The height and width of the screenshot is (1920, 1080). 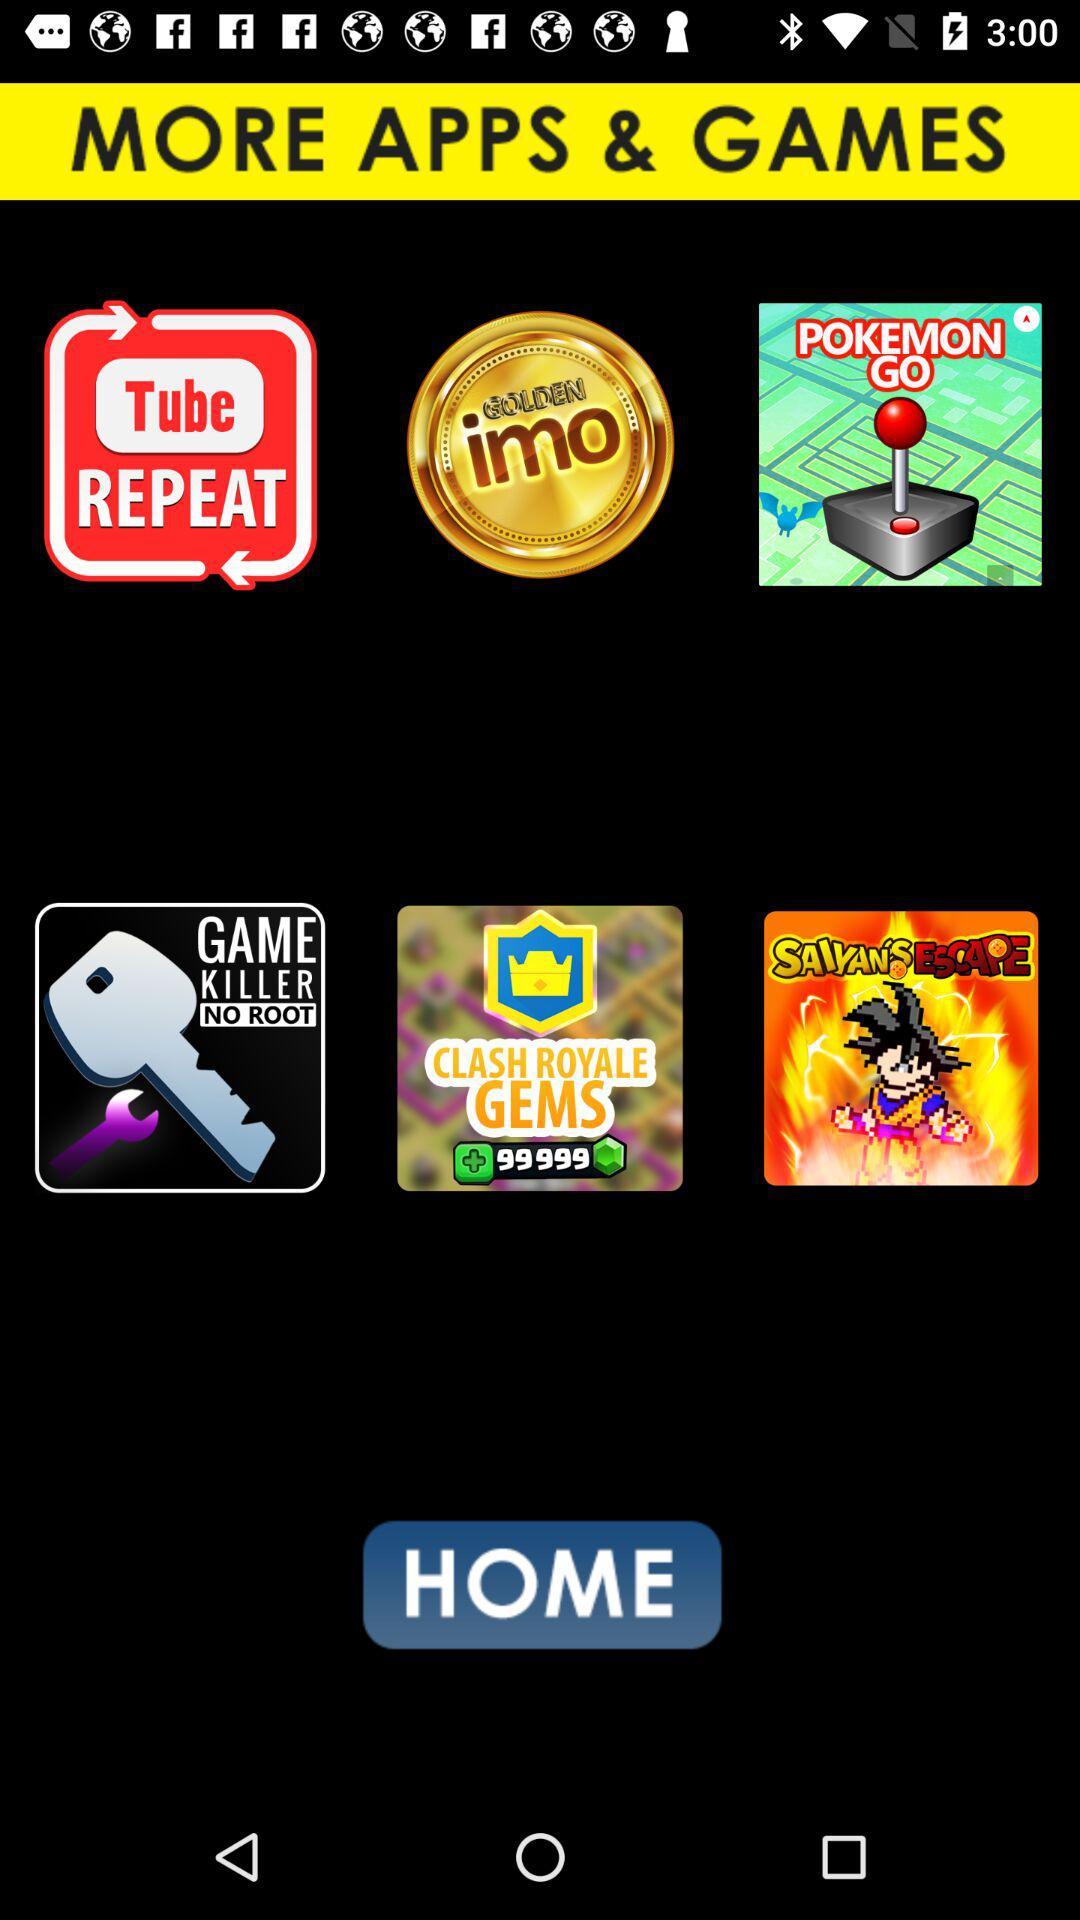 I want to click on game killer, so click(x=180, y=1047).